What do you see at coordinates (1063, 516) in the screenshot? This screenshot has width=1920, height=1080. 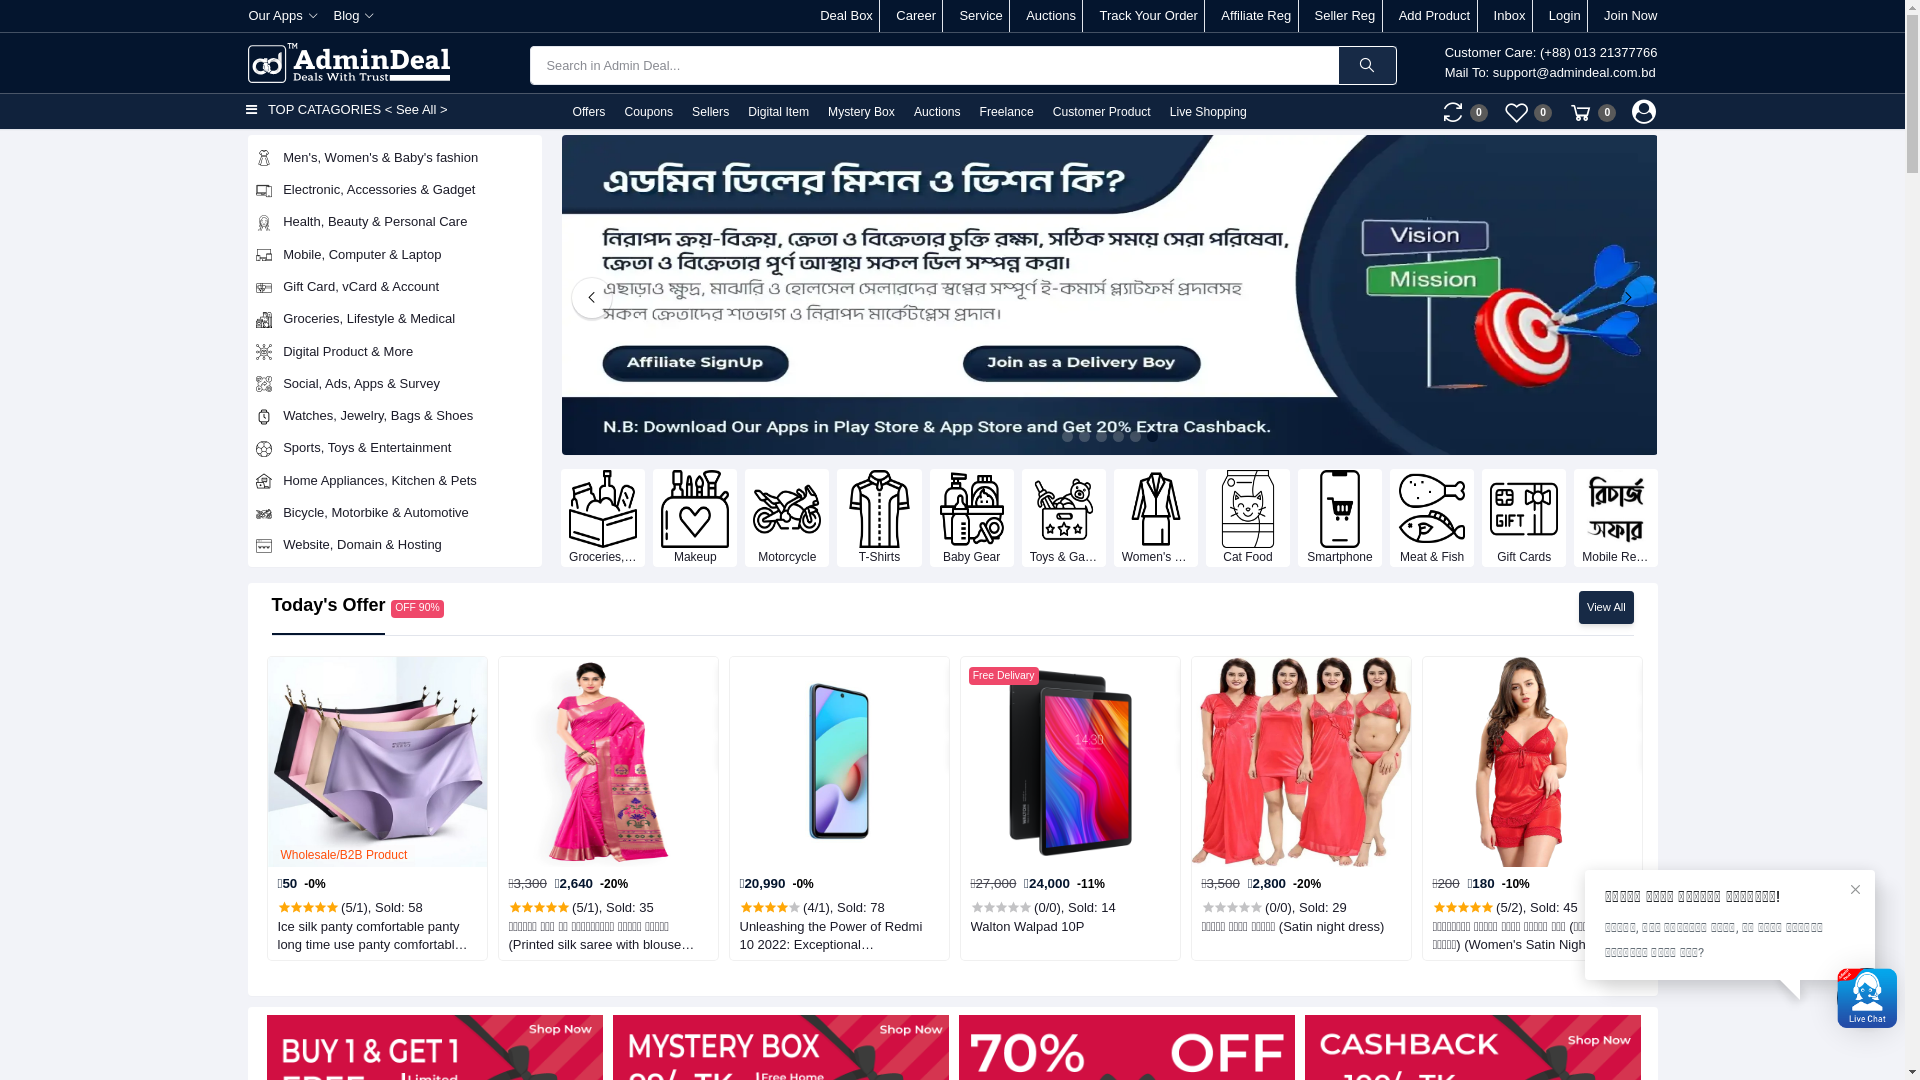 I see `'Toys & Games'` at bounding box center [1063, 516].